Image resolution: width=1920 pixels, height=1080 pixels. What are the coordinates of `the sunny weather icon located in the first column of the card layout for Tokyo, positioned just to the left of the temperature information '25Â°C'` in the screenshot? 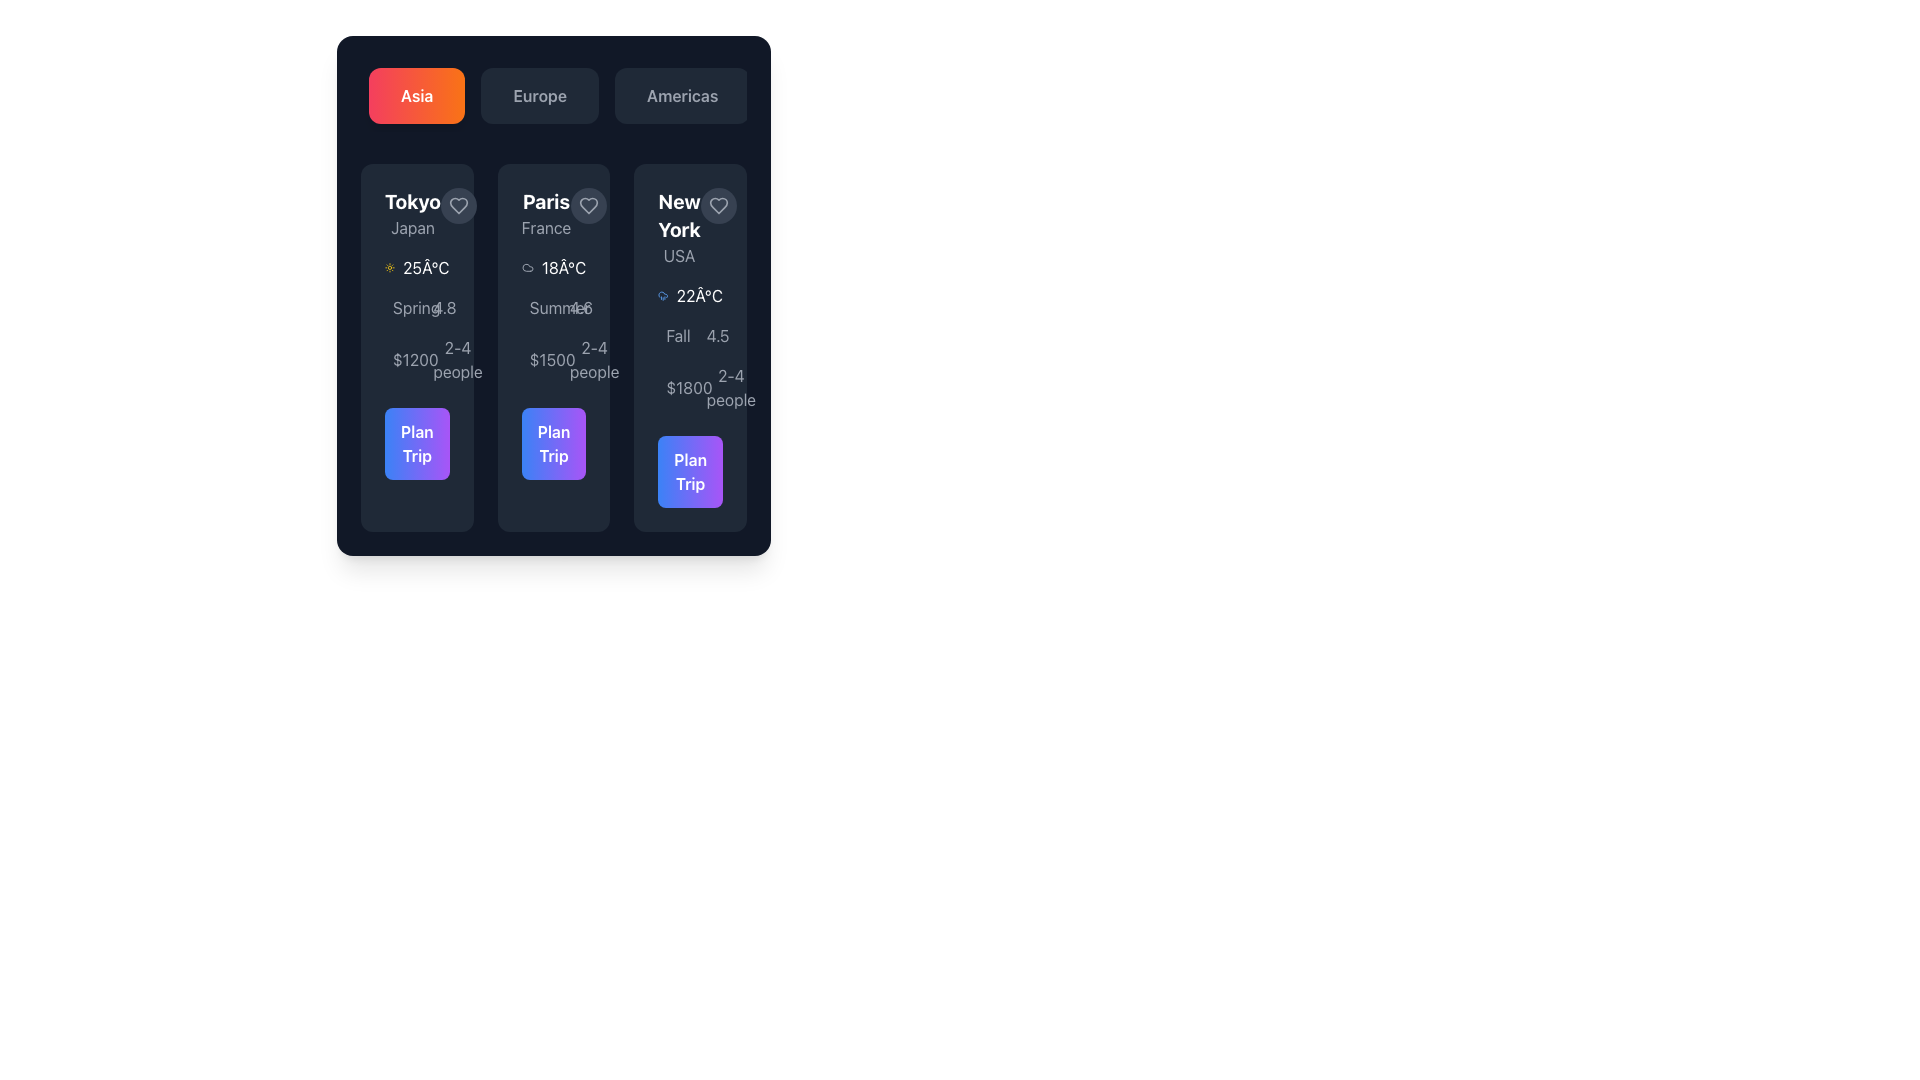 It's located at (390, 266).